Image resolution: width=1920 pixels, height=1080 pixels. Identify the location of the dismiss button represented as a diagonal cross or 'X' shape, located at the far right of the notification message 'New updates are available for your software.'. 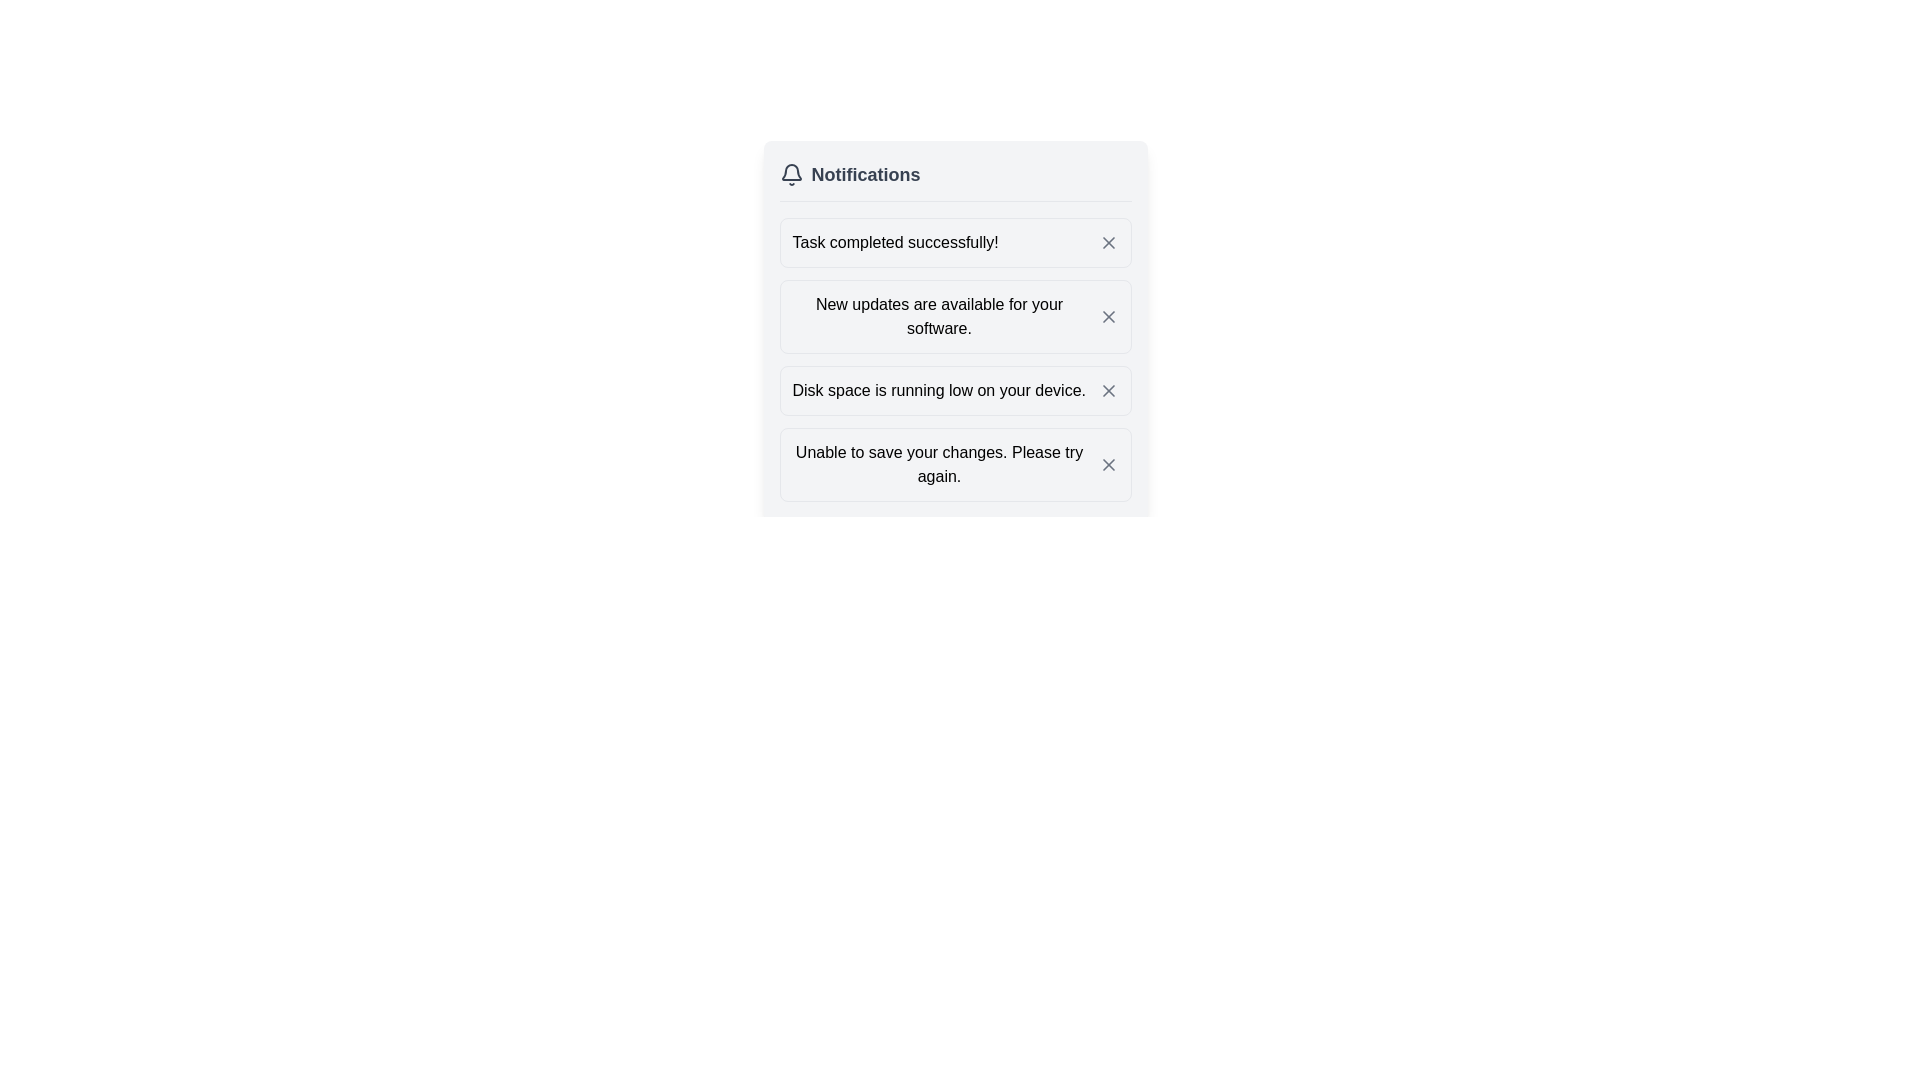
(1107, 315).